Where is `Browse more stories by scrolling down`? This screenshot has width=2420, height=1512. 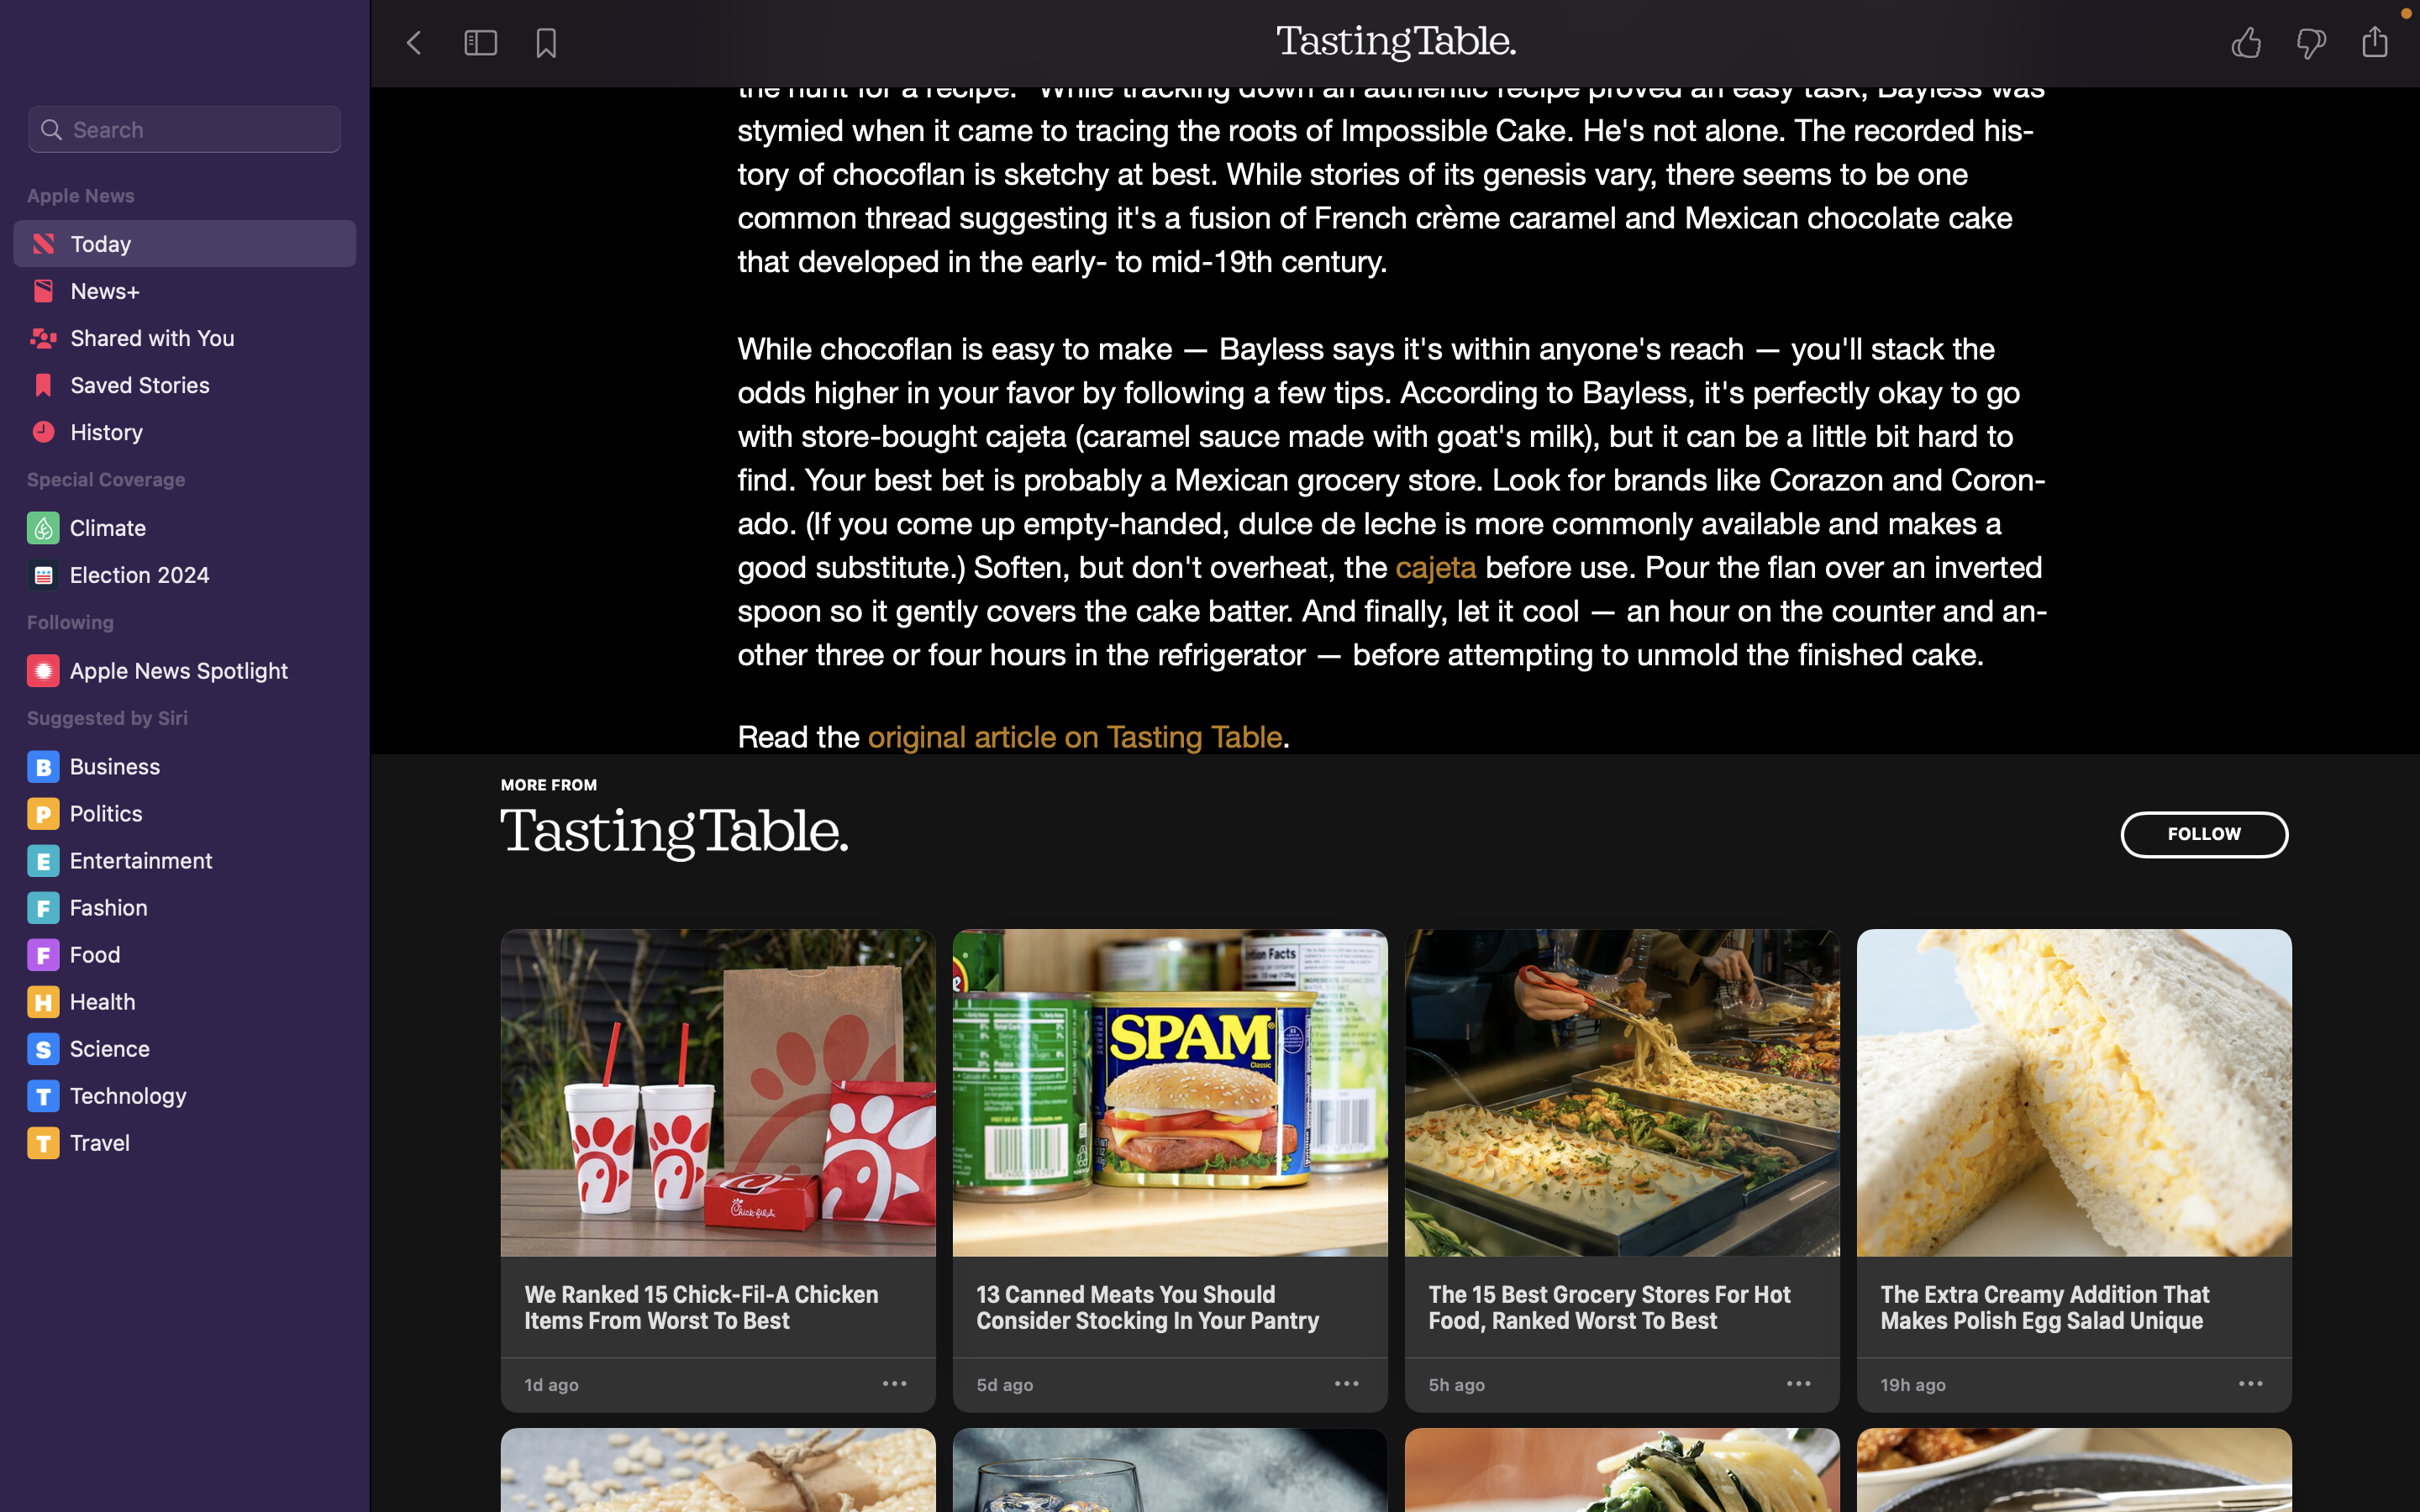
Browse more stories by scrolling down is located at coordinates (4017200, 1443204).